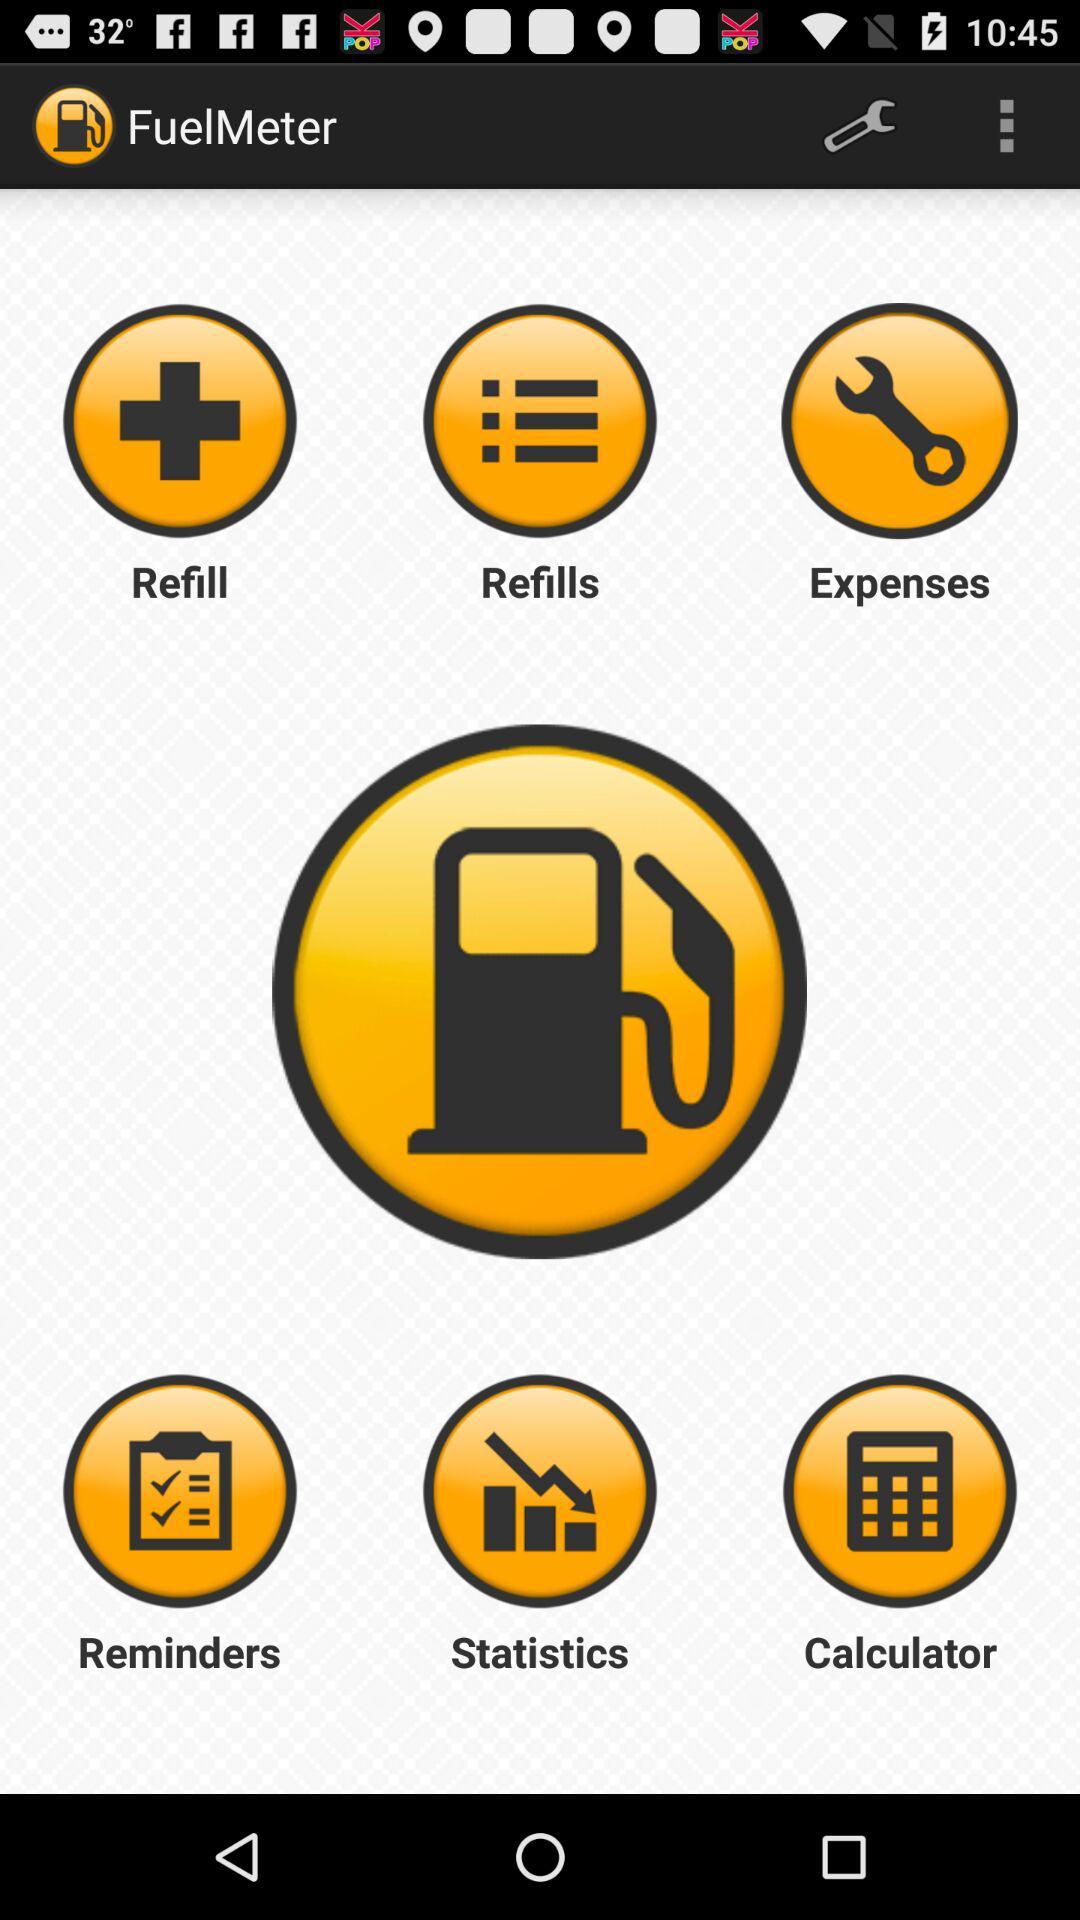 The image size is (1080, 1920). I want to click on open statistics menu, so click(540, 1491).